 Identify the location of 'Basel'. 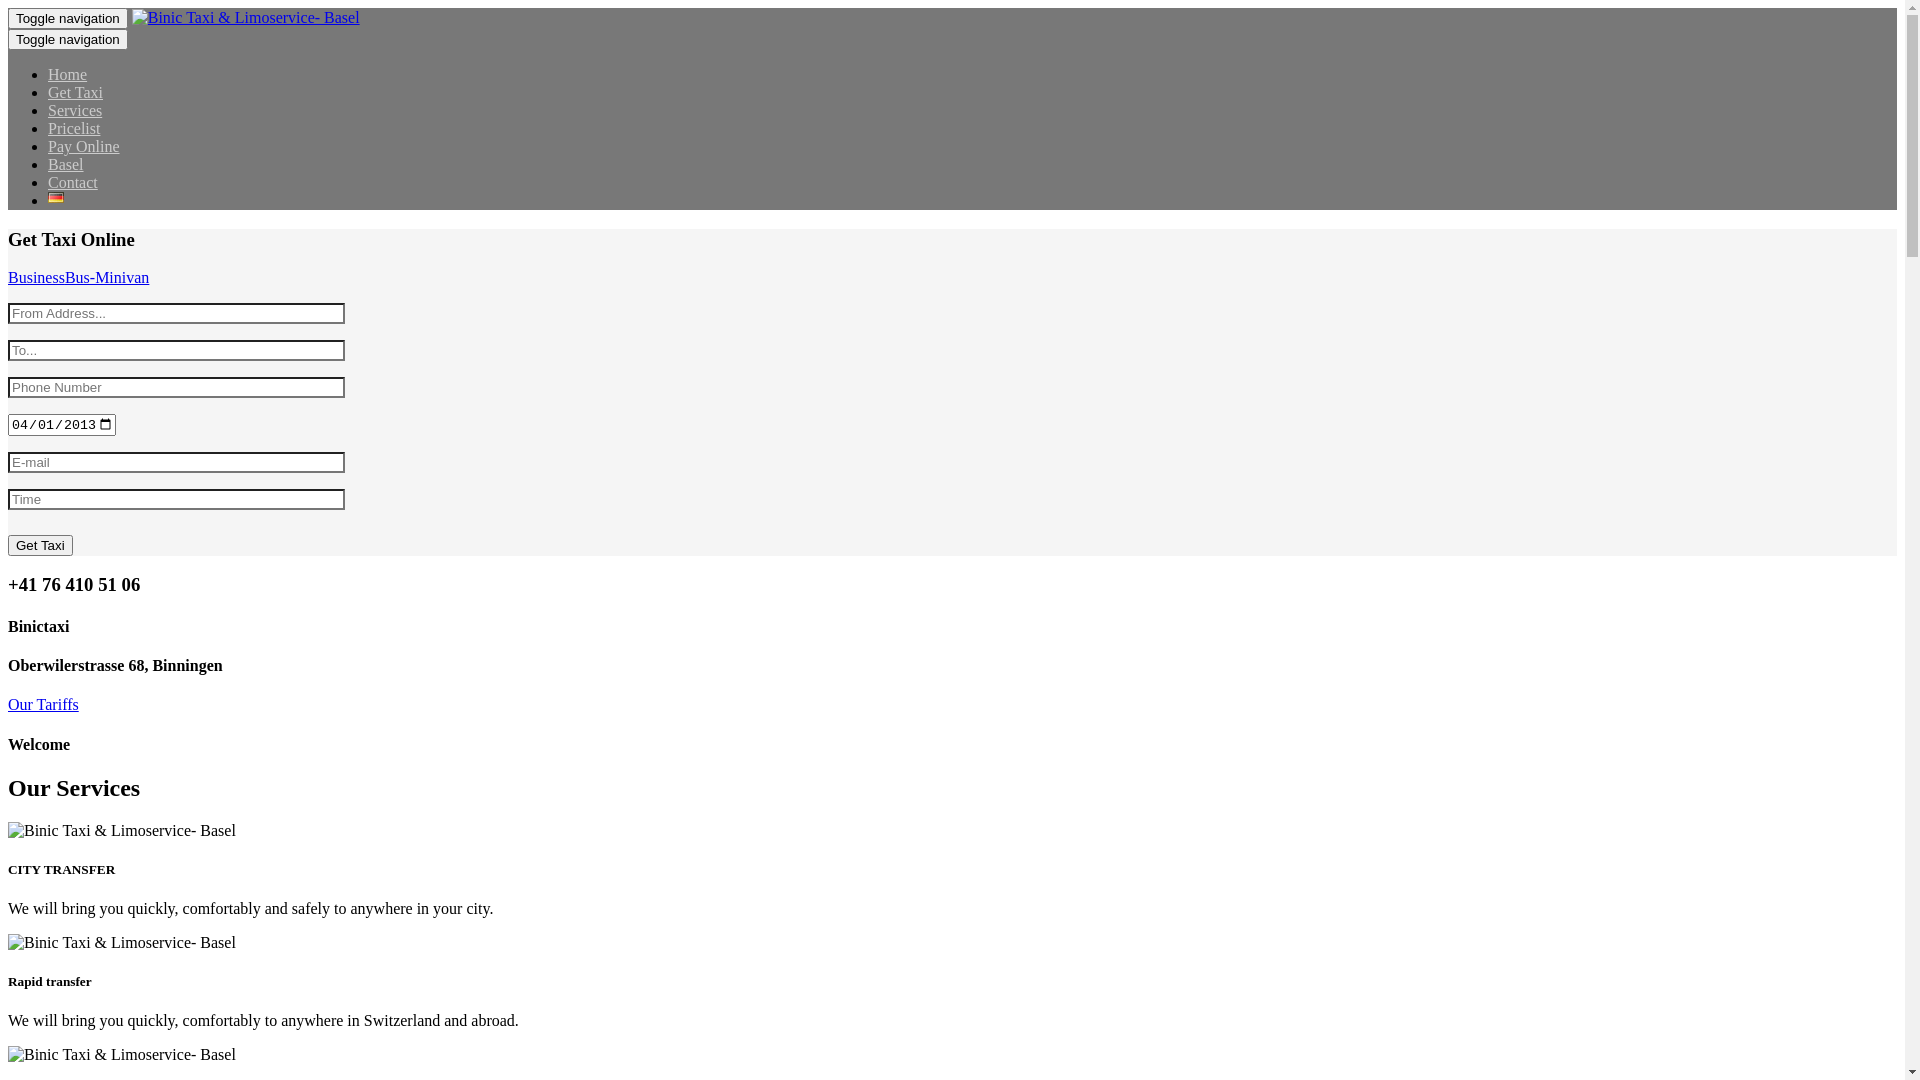
(66, 163).